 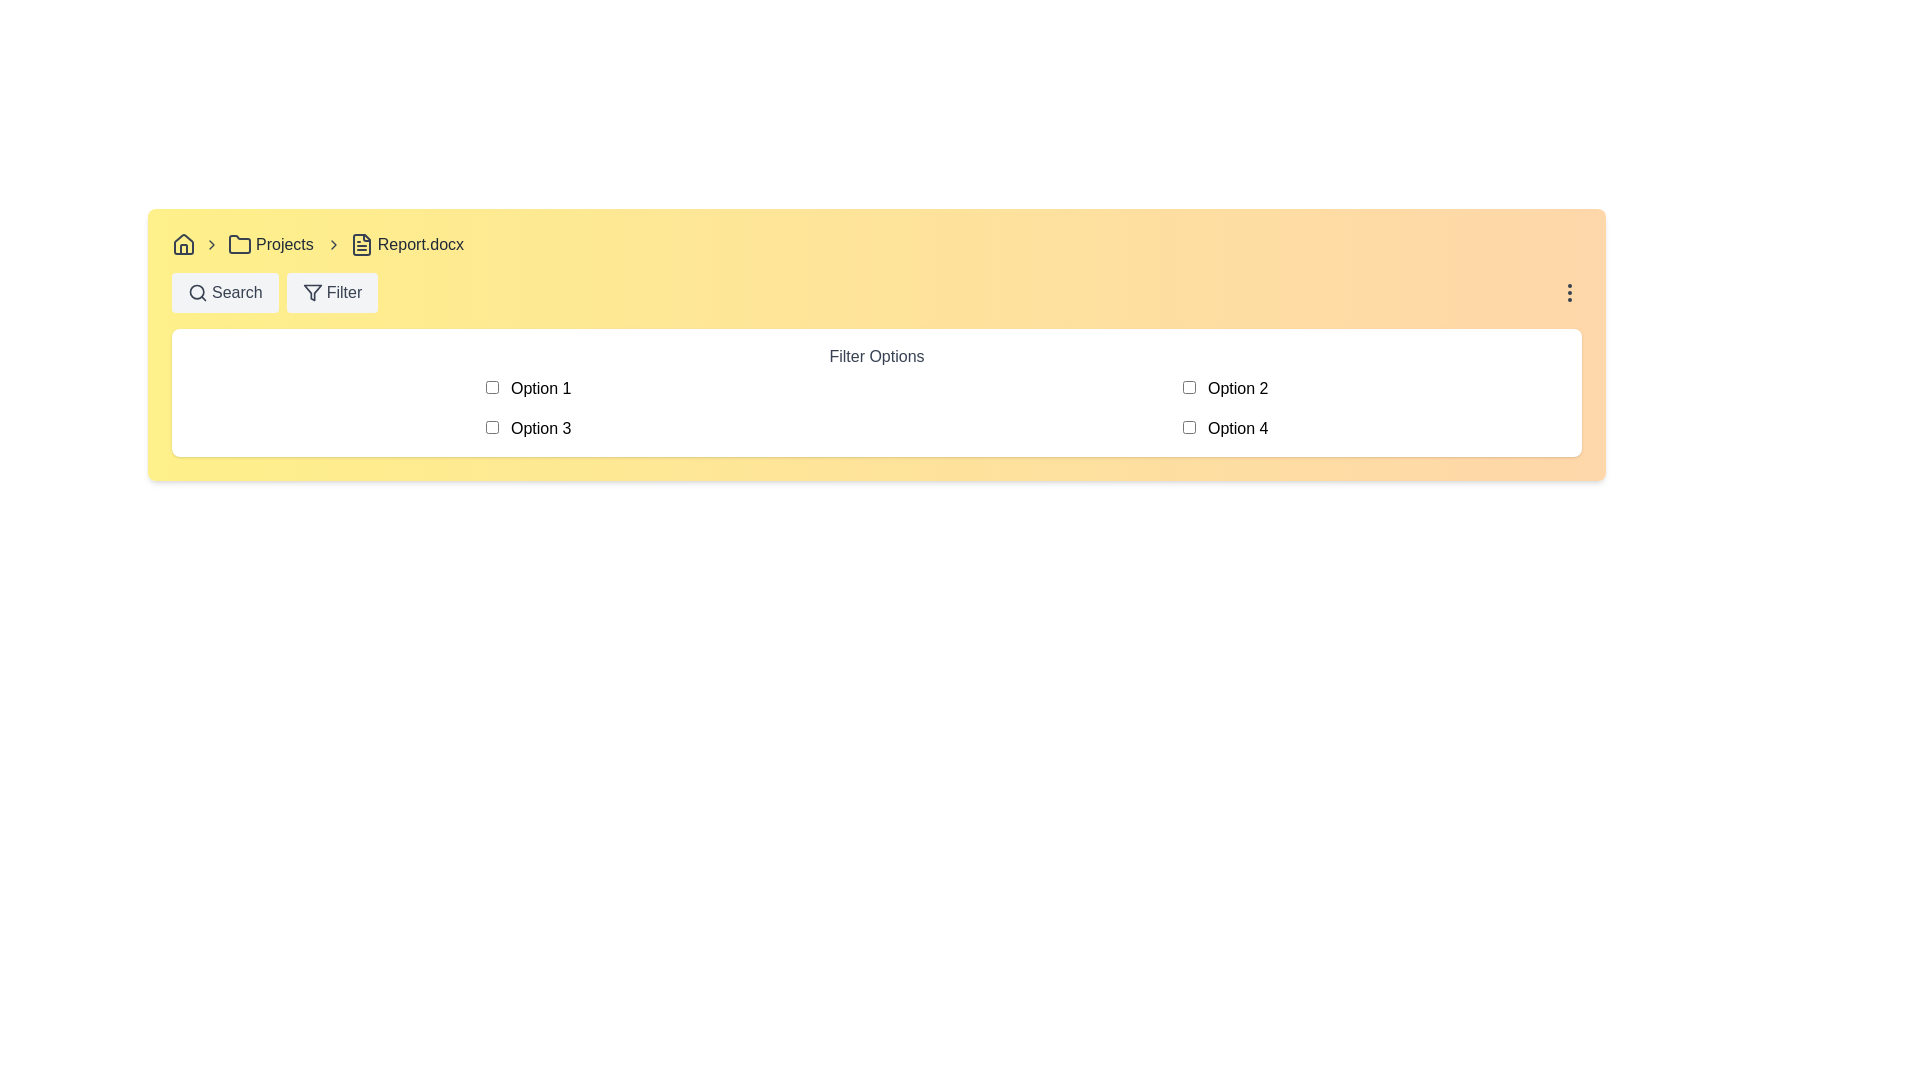 I want to click on the SVG circle graphic located within the 'Search' button, which is part of a search-related icon, so click(x=197, y=292).